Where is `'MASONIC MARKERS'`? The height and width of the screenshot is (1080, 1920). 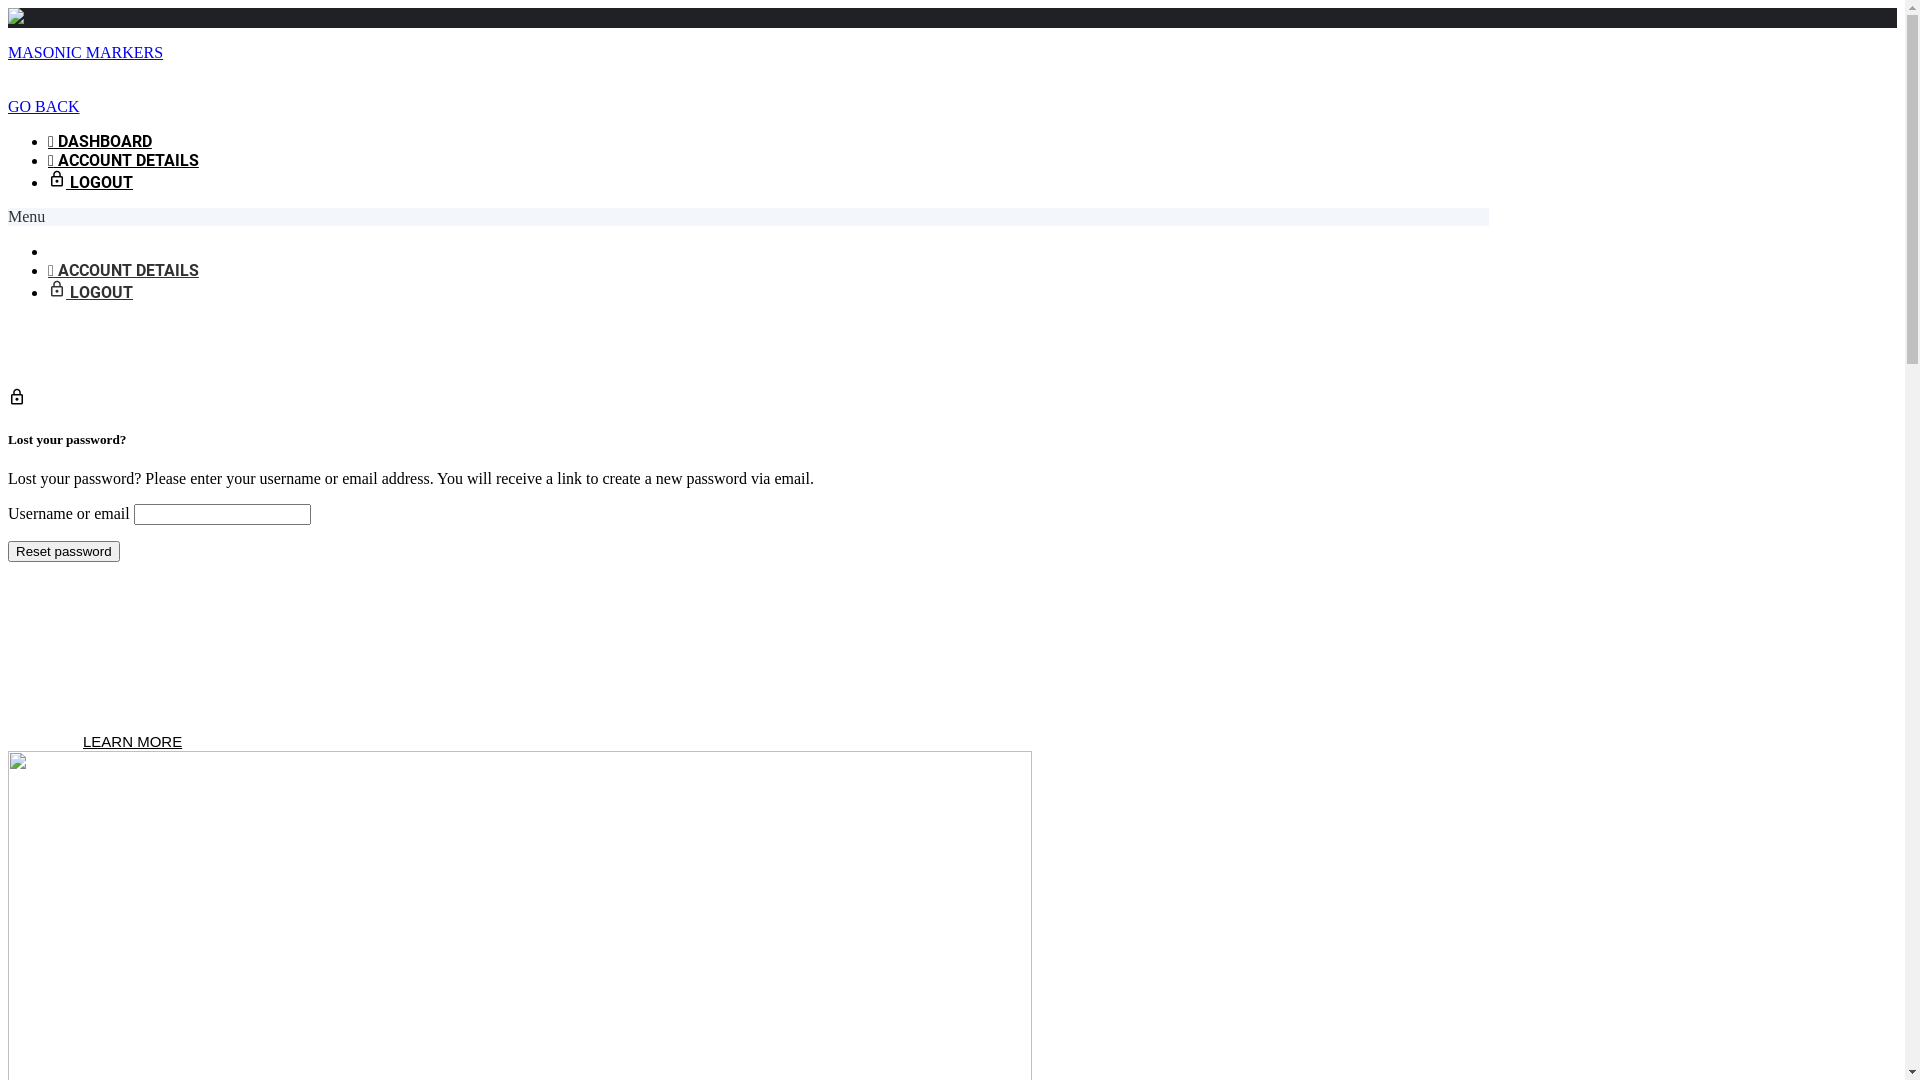
'MASONIC MARKERS' is located at coordinates (84, 51).